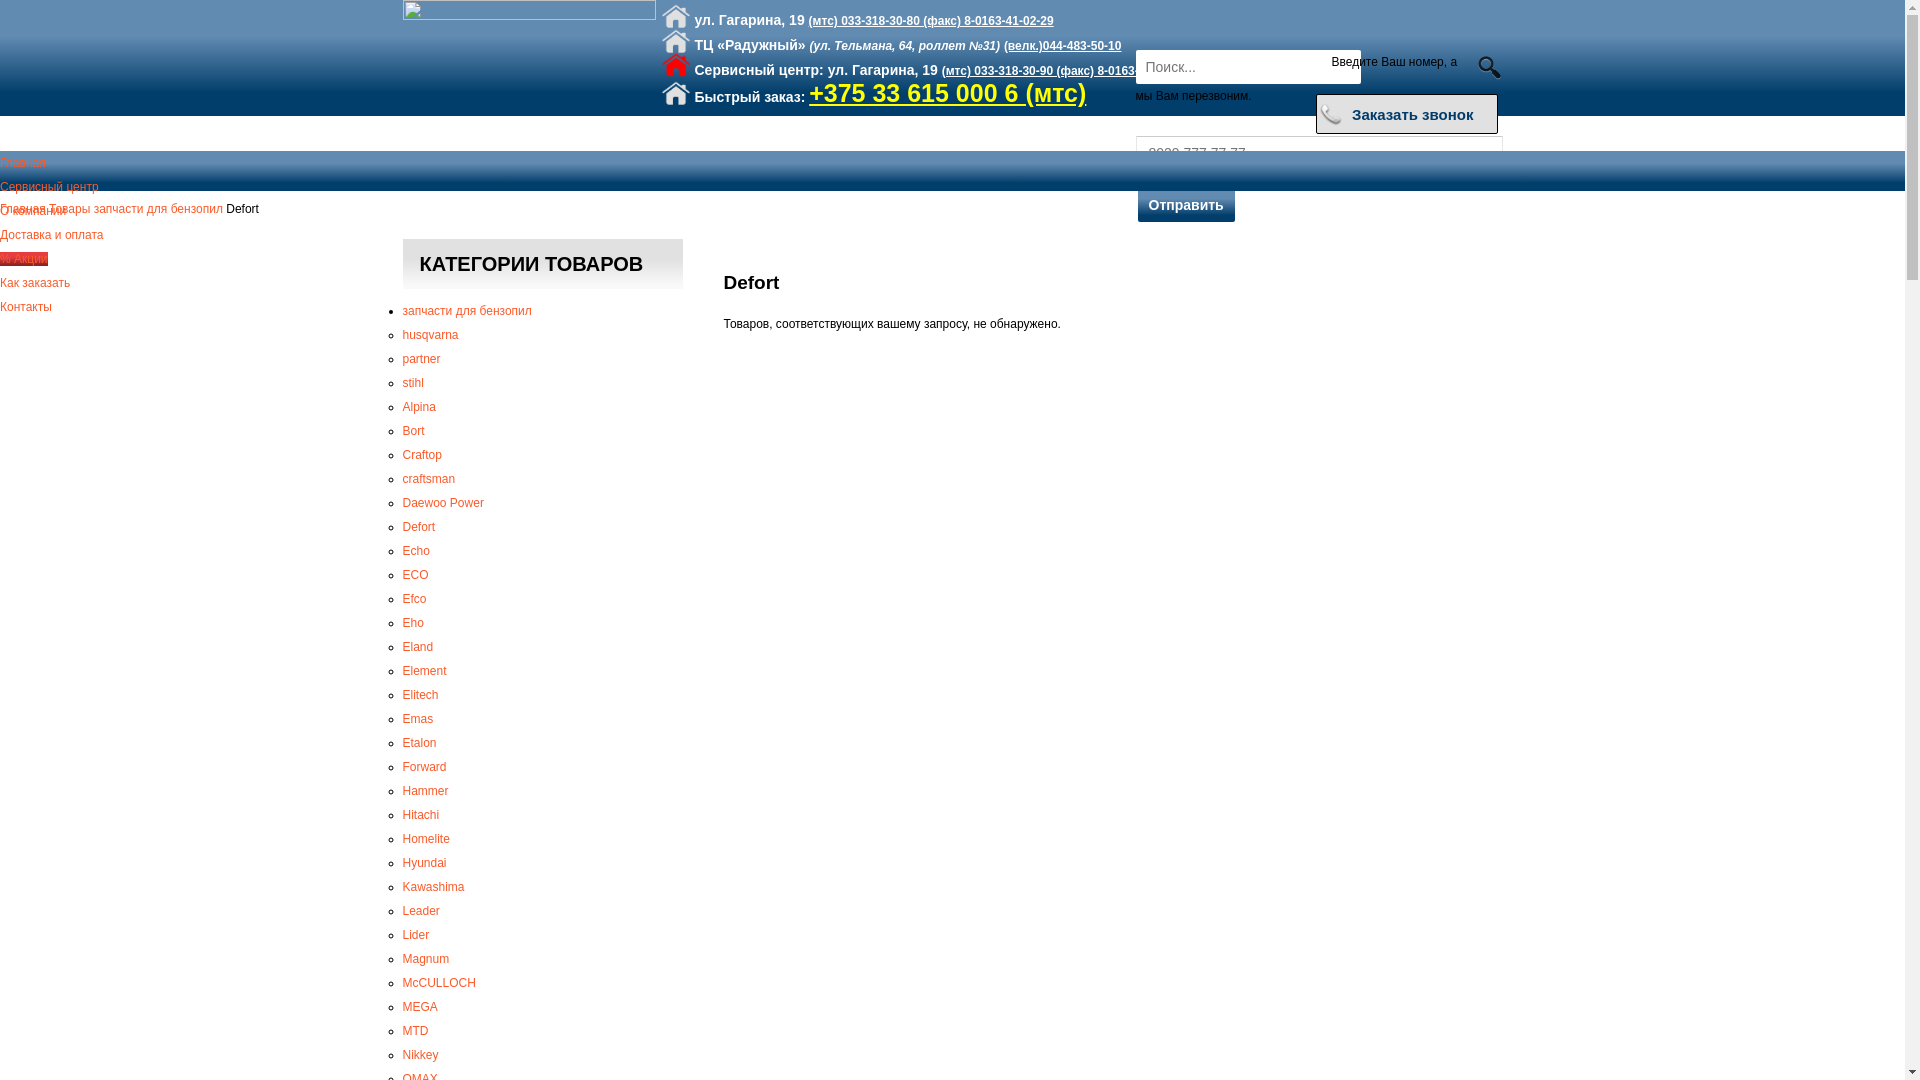 Image resolution: width=1920 pixels, height=1080 pixels. I want to click on 'stihl', so click(401, 382).